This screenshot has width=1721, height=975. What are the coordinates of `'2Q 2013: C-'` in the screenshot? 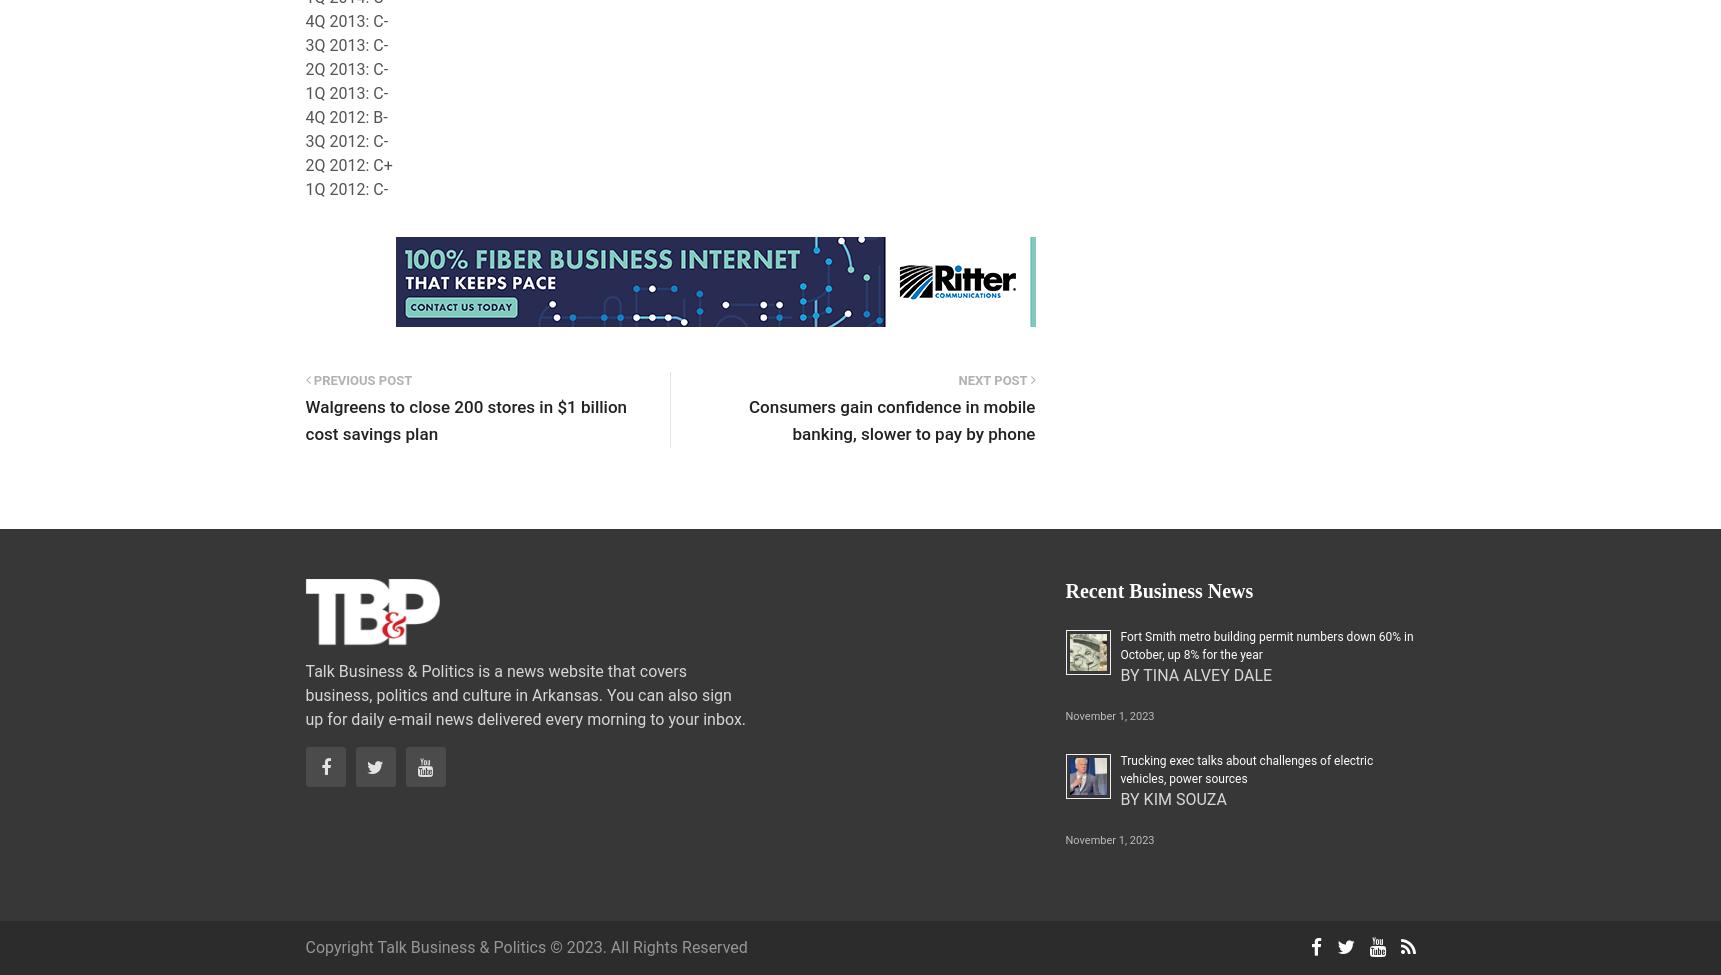 It's located at (346, 69).